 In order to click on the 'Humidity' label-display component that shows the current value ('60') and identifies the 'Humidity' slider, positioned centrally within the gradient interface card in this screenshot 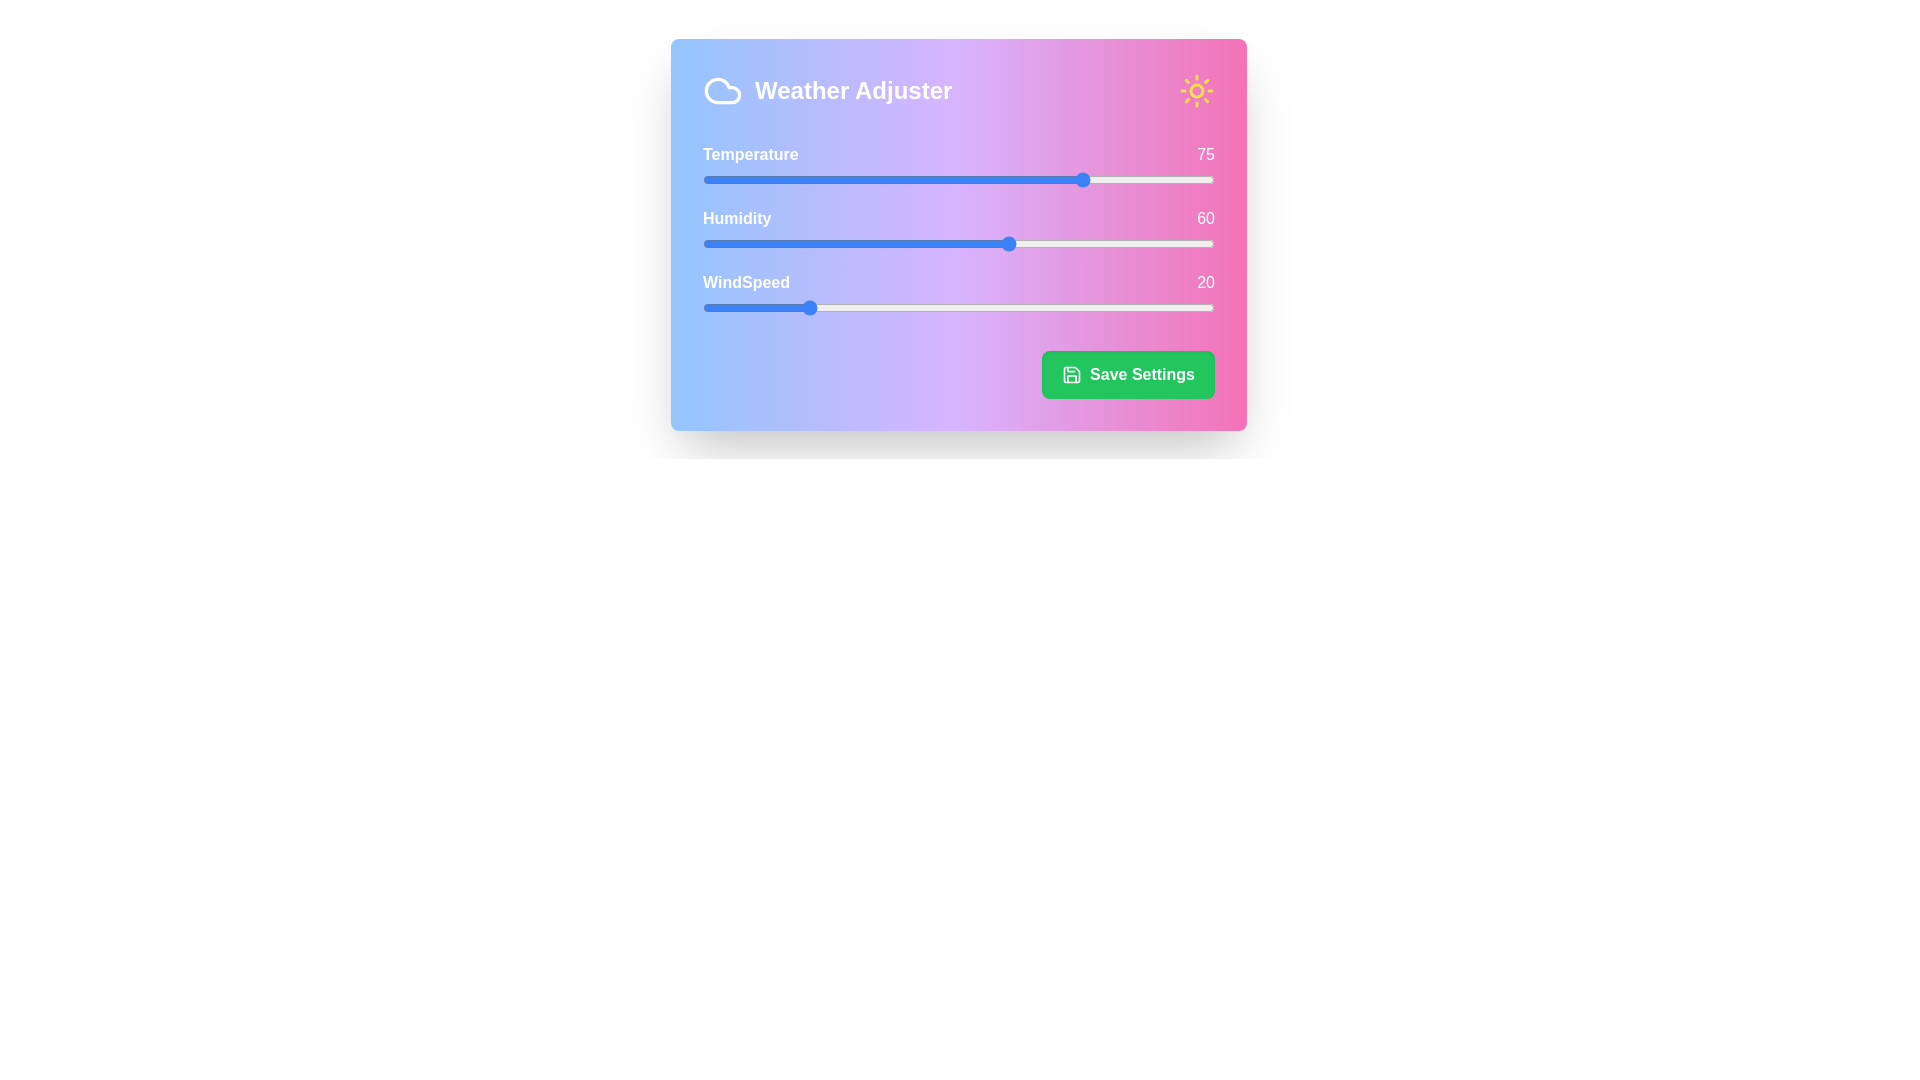, I will do `click(958, 219)`.